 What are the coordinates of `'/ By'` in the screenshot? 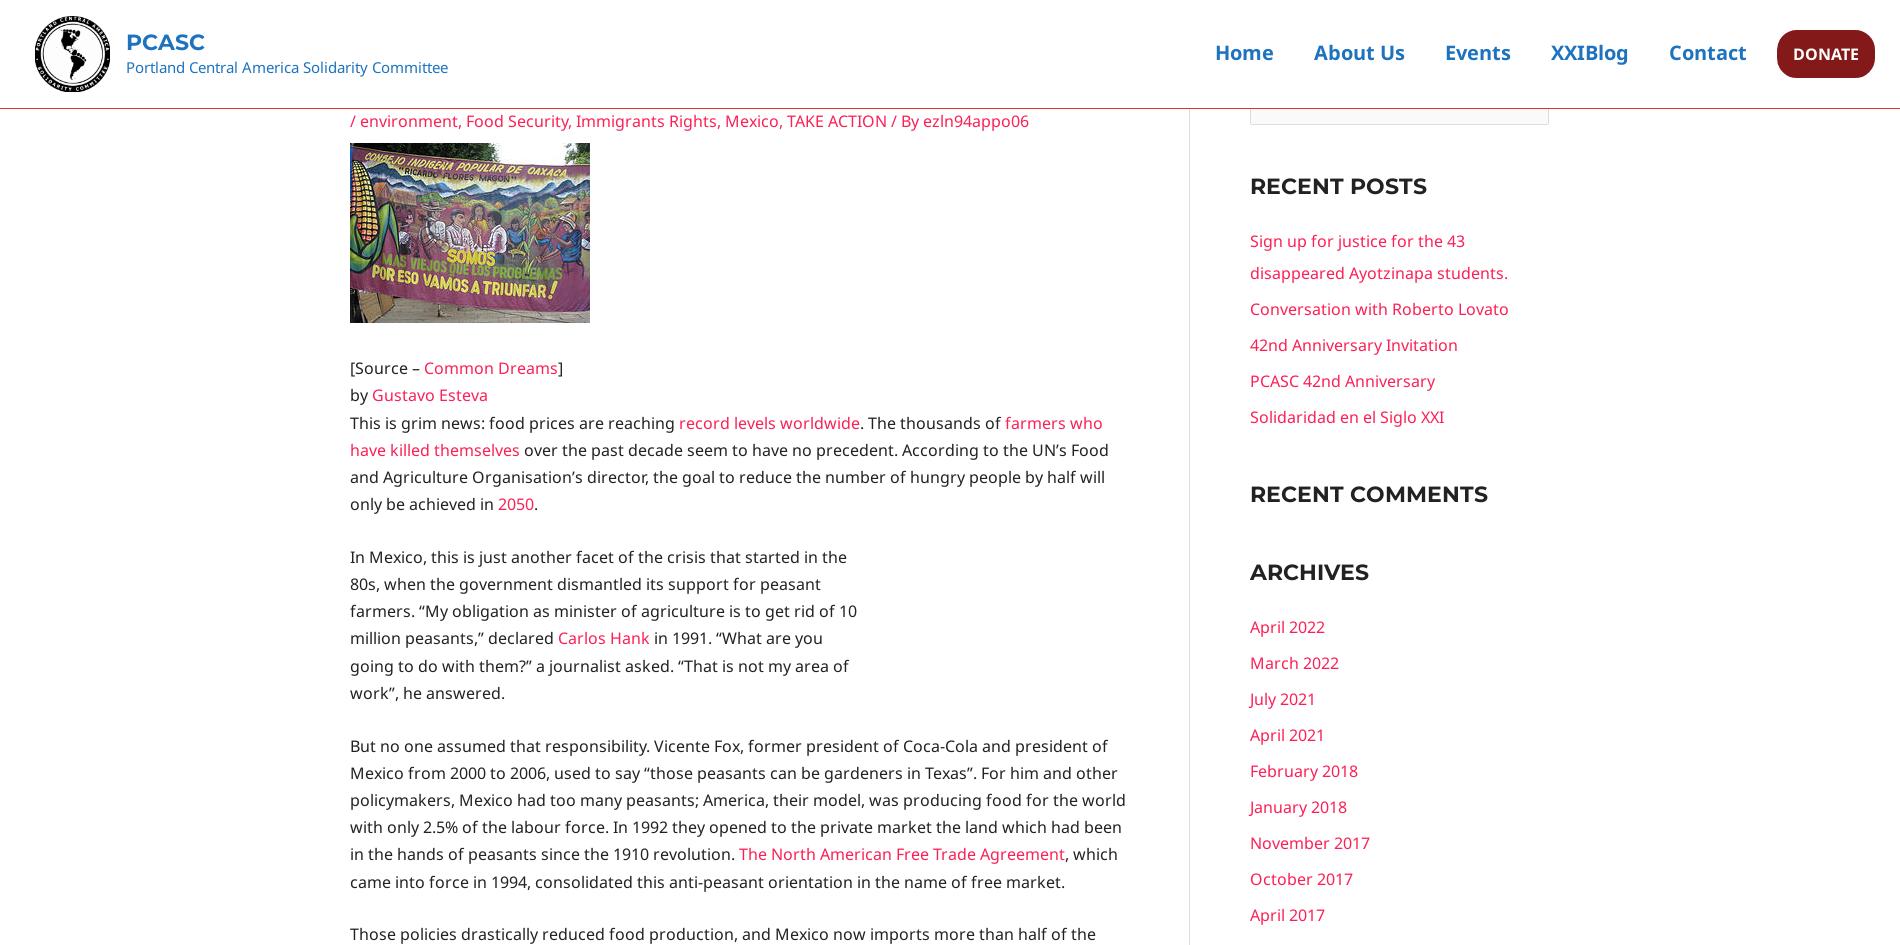 It's located at (903, 119).